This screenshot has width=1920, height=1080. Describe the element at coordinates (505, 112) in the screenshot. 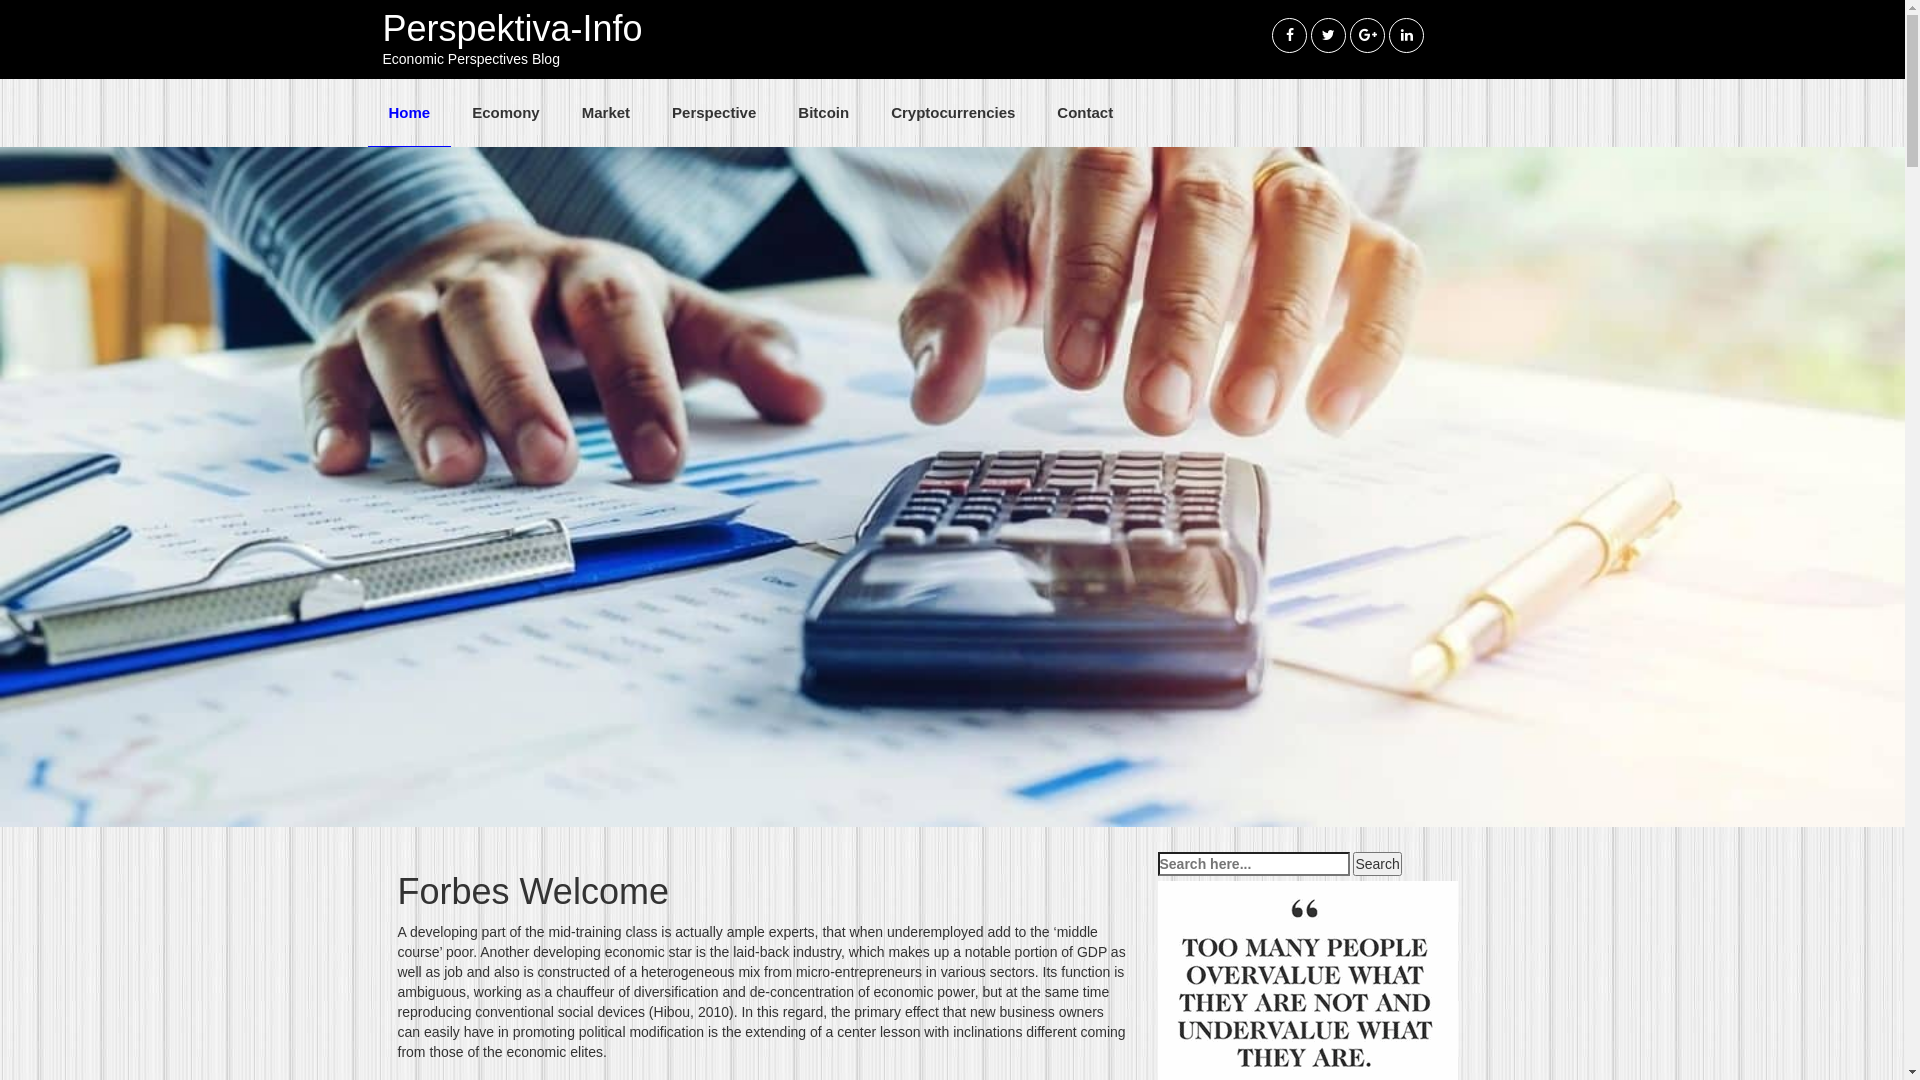

I see `'Ecomony'` at that location.